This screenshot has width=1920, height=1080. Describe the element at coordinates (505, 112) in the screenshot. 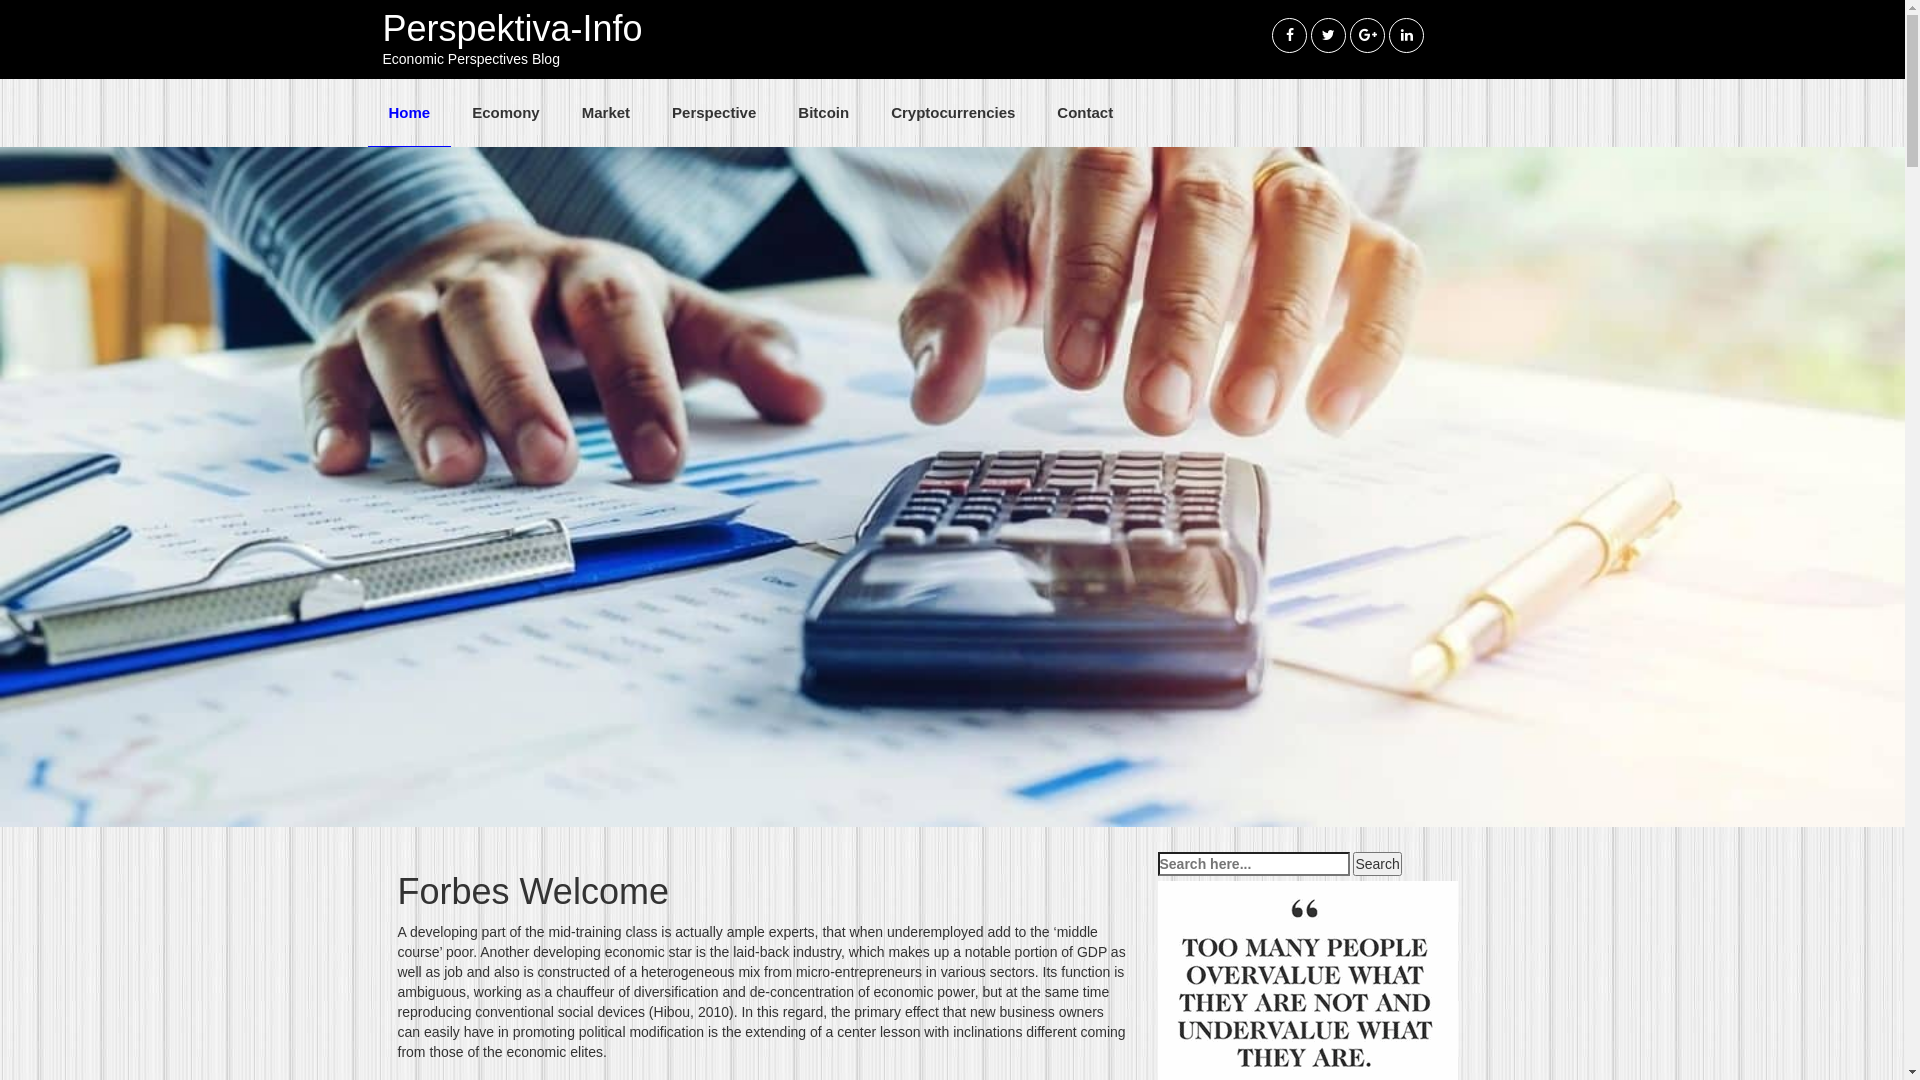

I see `'Ecomony'` at that location.